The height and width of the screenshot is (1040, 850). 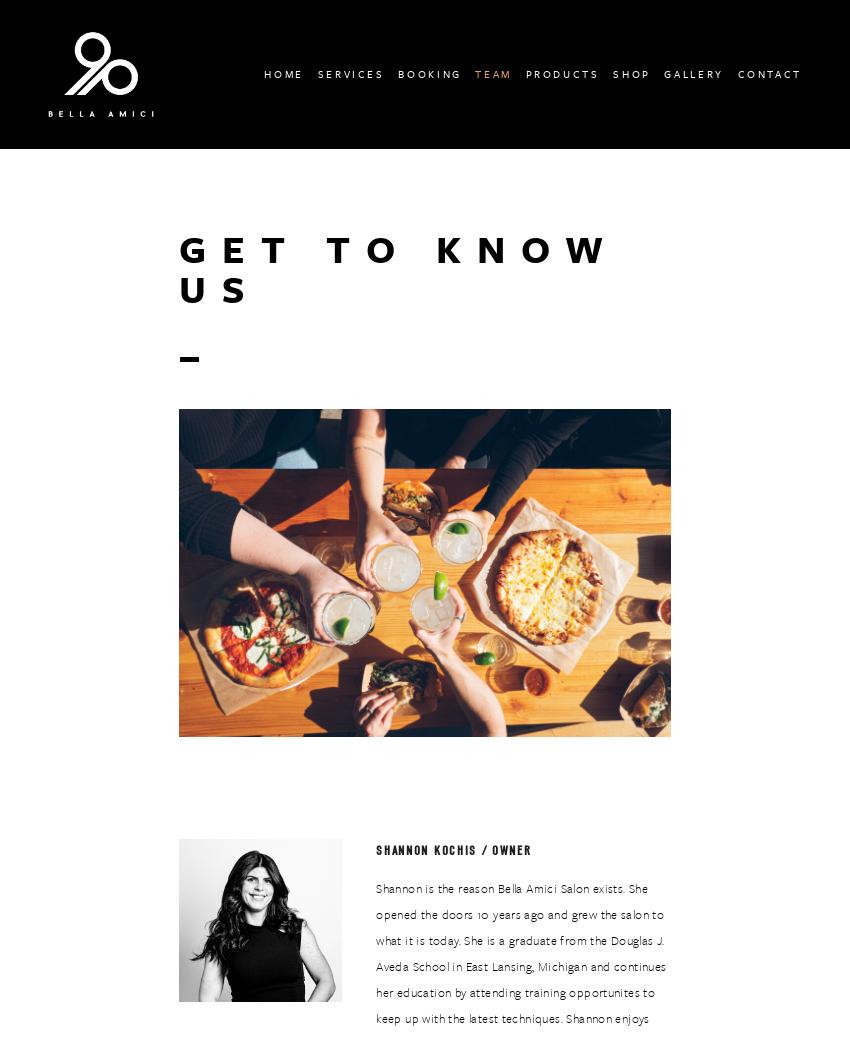 What do you see at coordinates (630, 72) in the screenshot?
I see `'Shop'` at bounding box center [630, 72].